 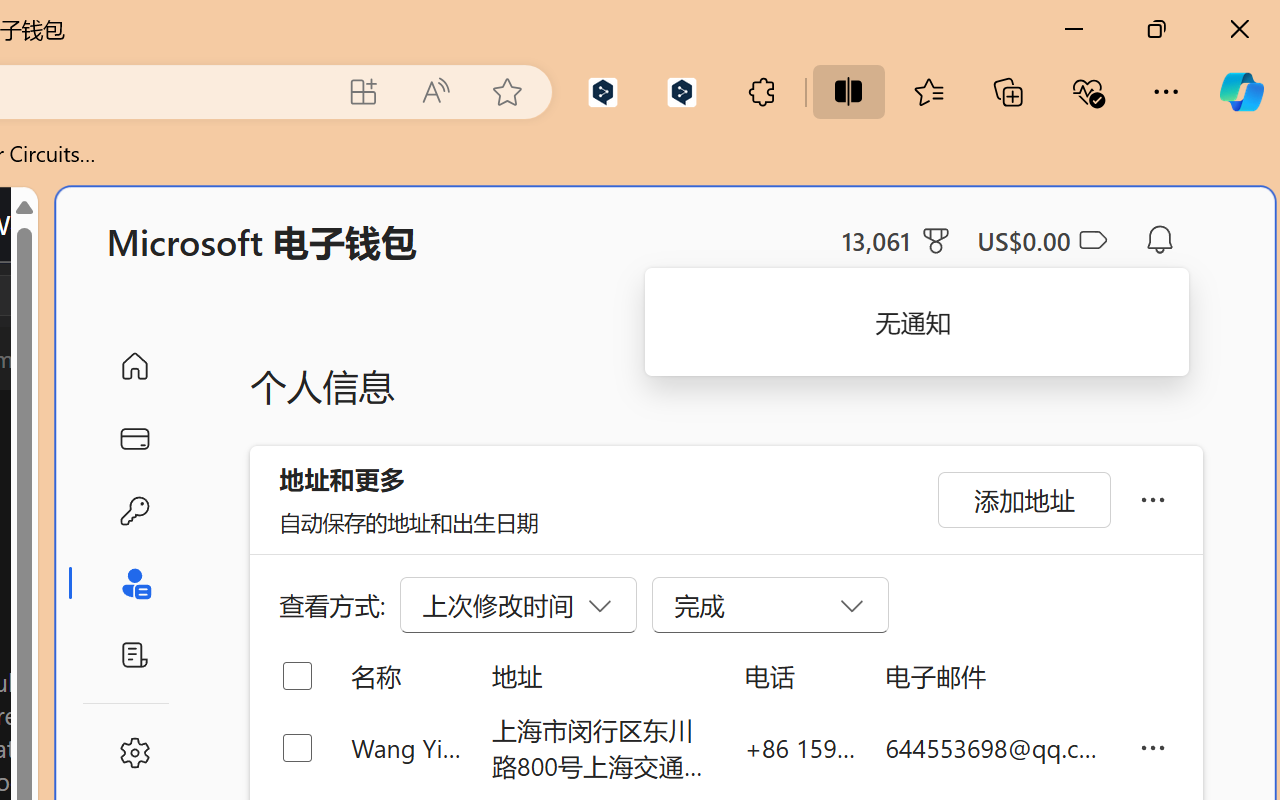 What do you see at coordinates (800, 747) in the screenshot?
I see `'+86 159 0032 4640'` at bounding box center [800, 747].